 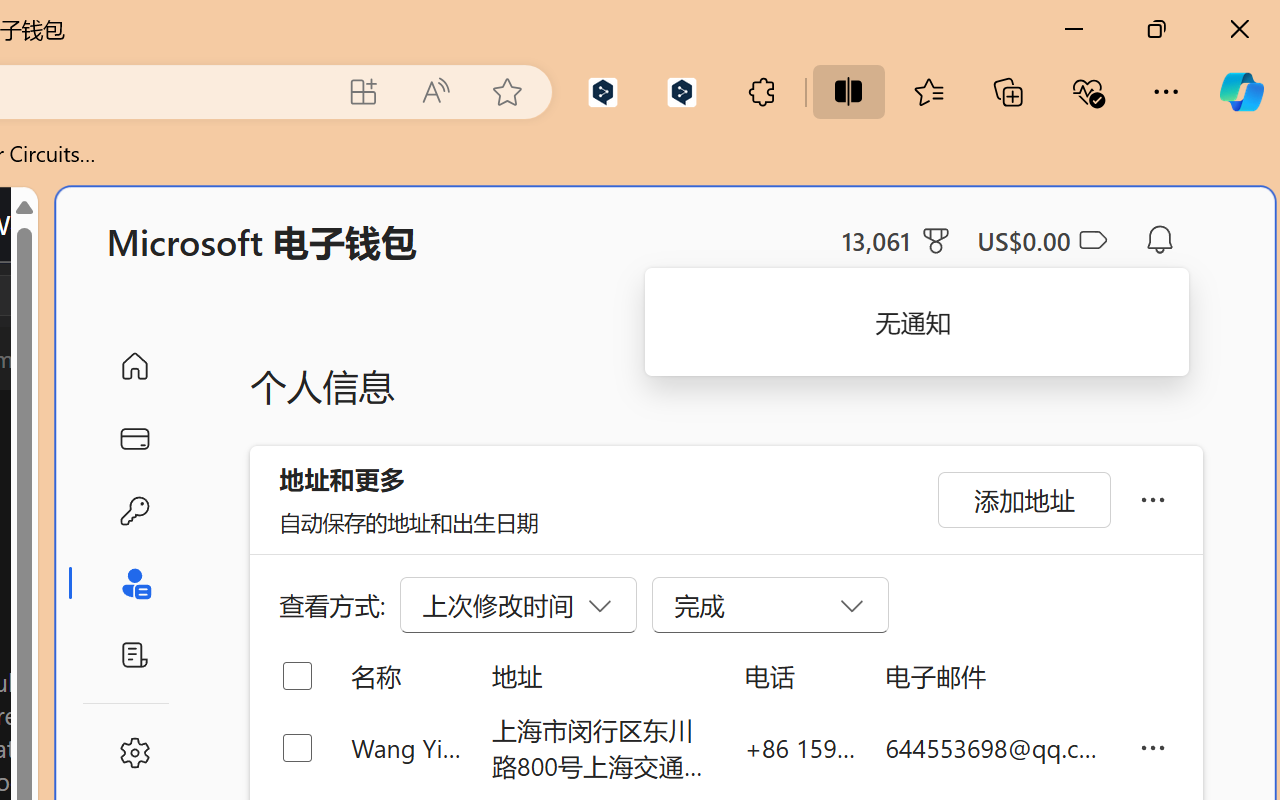 What do you see at coordinates (800, 747) in the screenshot?
I see `'+86 159 0032 4640'` at bounding box center [800, 747].